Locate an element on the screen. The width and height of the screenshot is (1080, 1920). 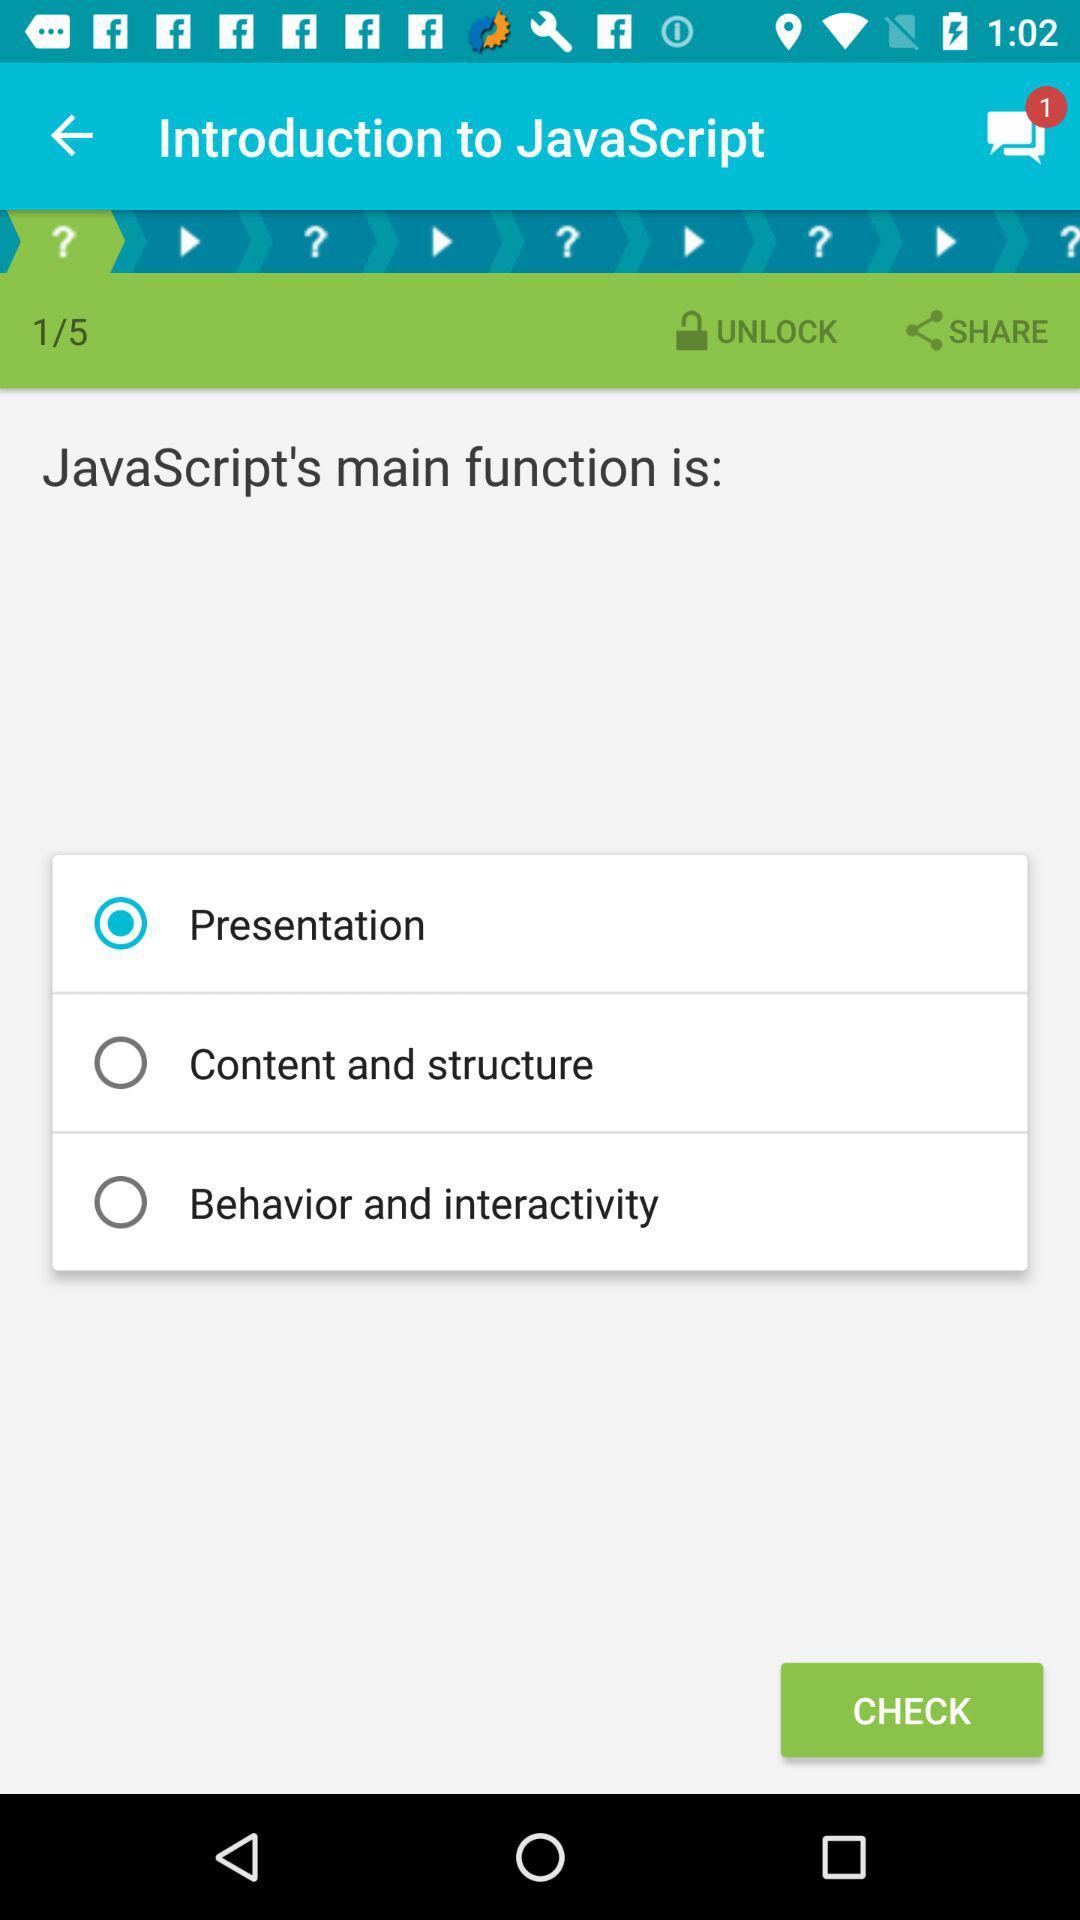
the play icon is located at coordinates (692, 240).